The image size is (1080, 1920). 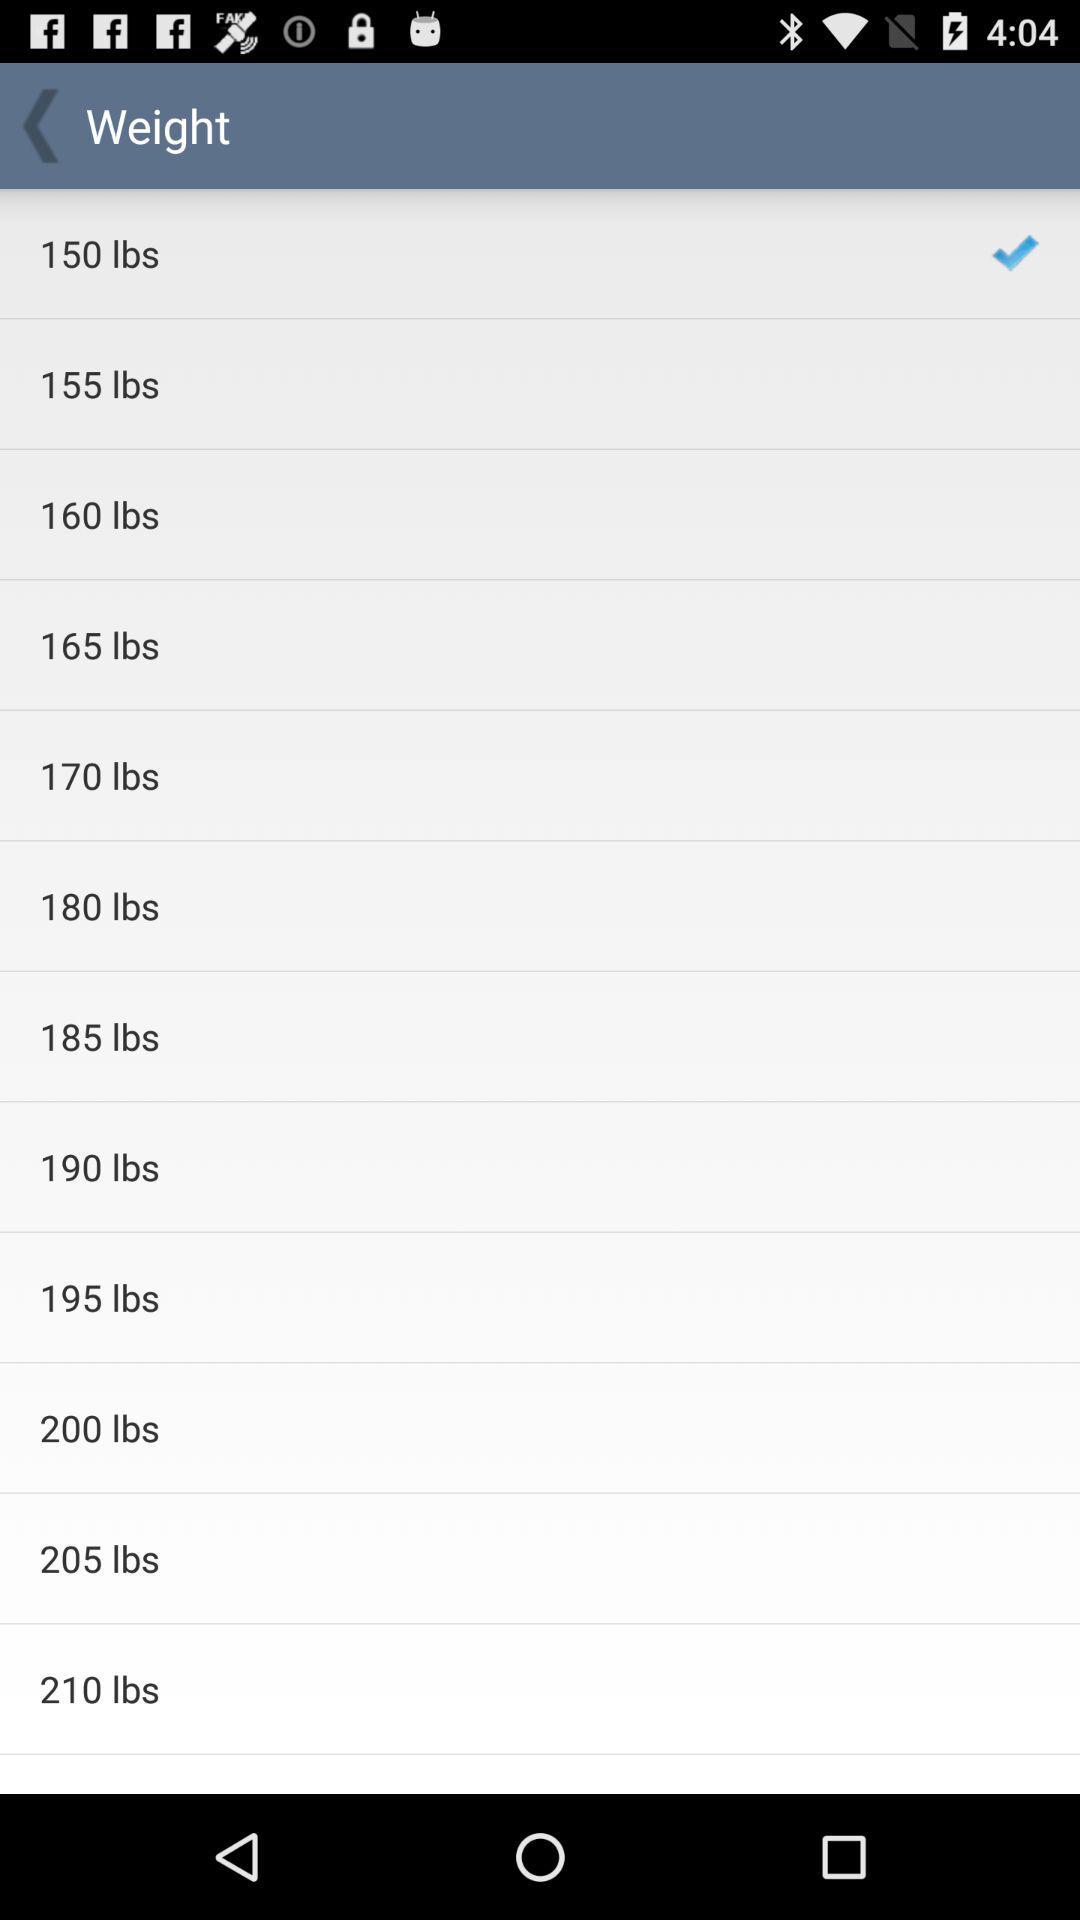 I want to click on icon above the 165 lbs icon, so click(x=489, y=514).